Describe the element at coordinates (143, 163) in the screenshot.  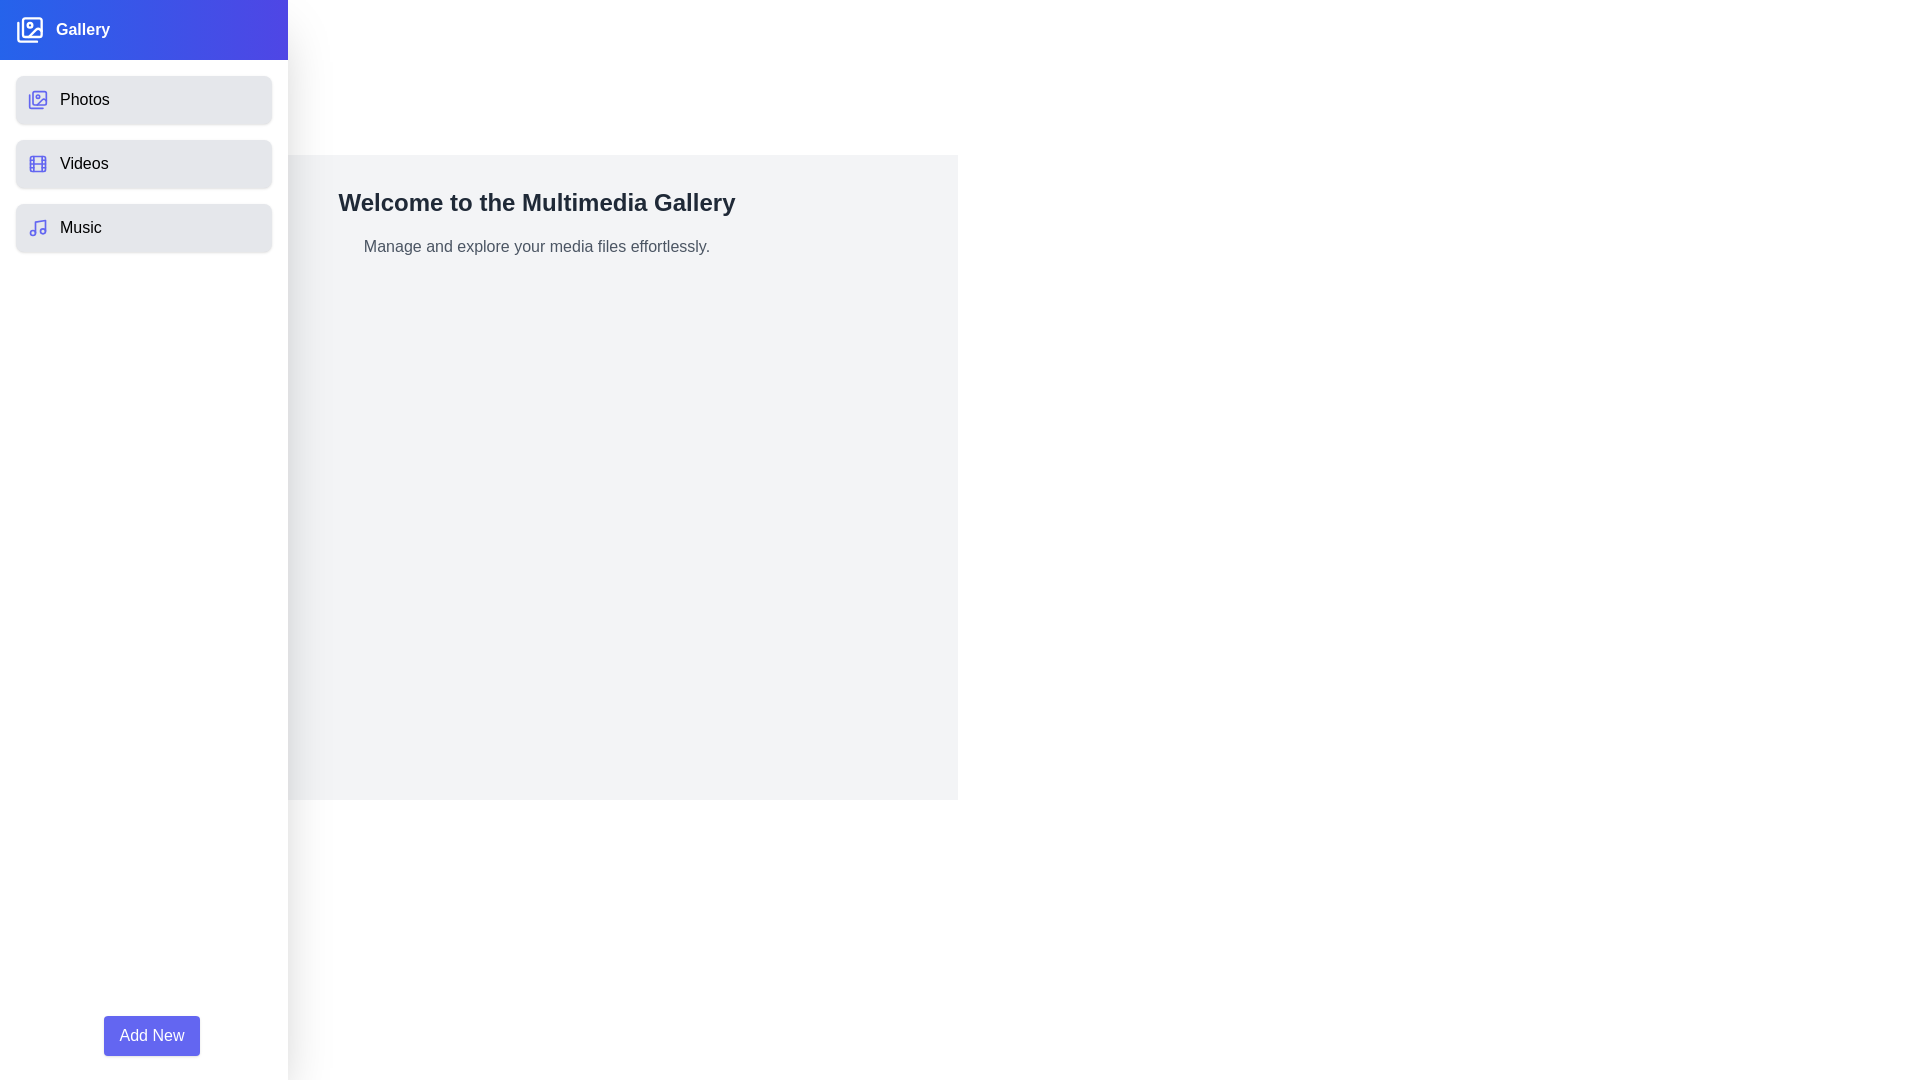
I see `the Videos category in the Multimedia Gallery Drawer` at that location.